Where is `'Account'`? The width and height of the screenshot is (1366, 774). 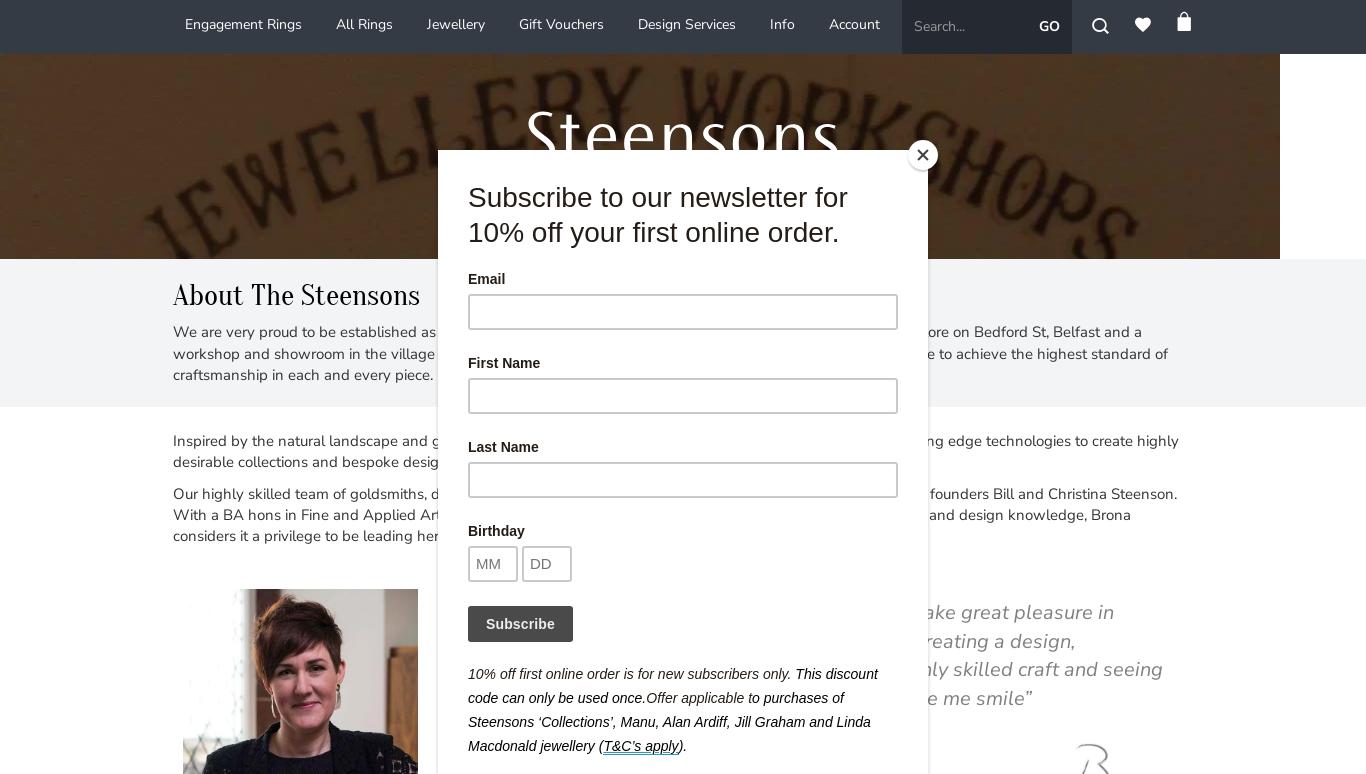 'Account' is located at coordinates (853, 24).